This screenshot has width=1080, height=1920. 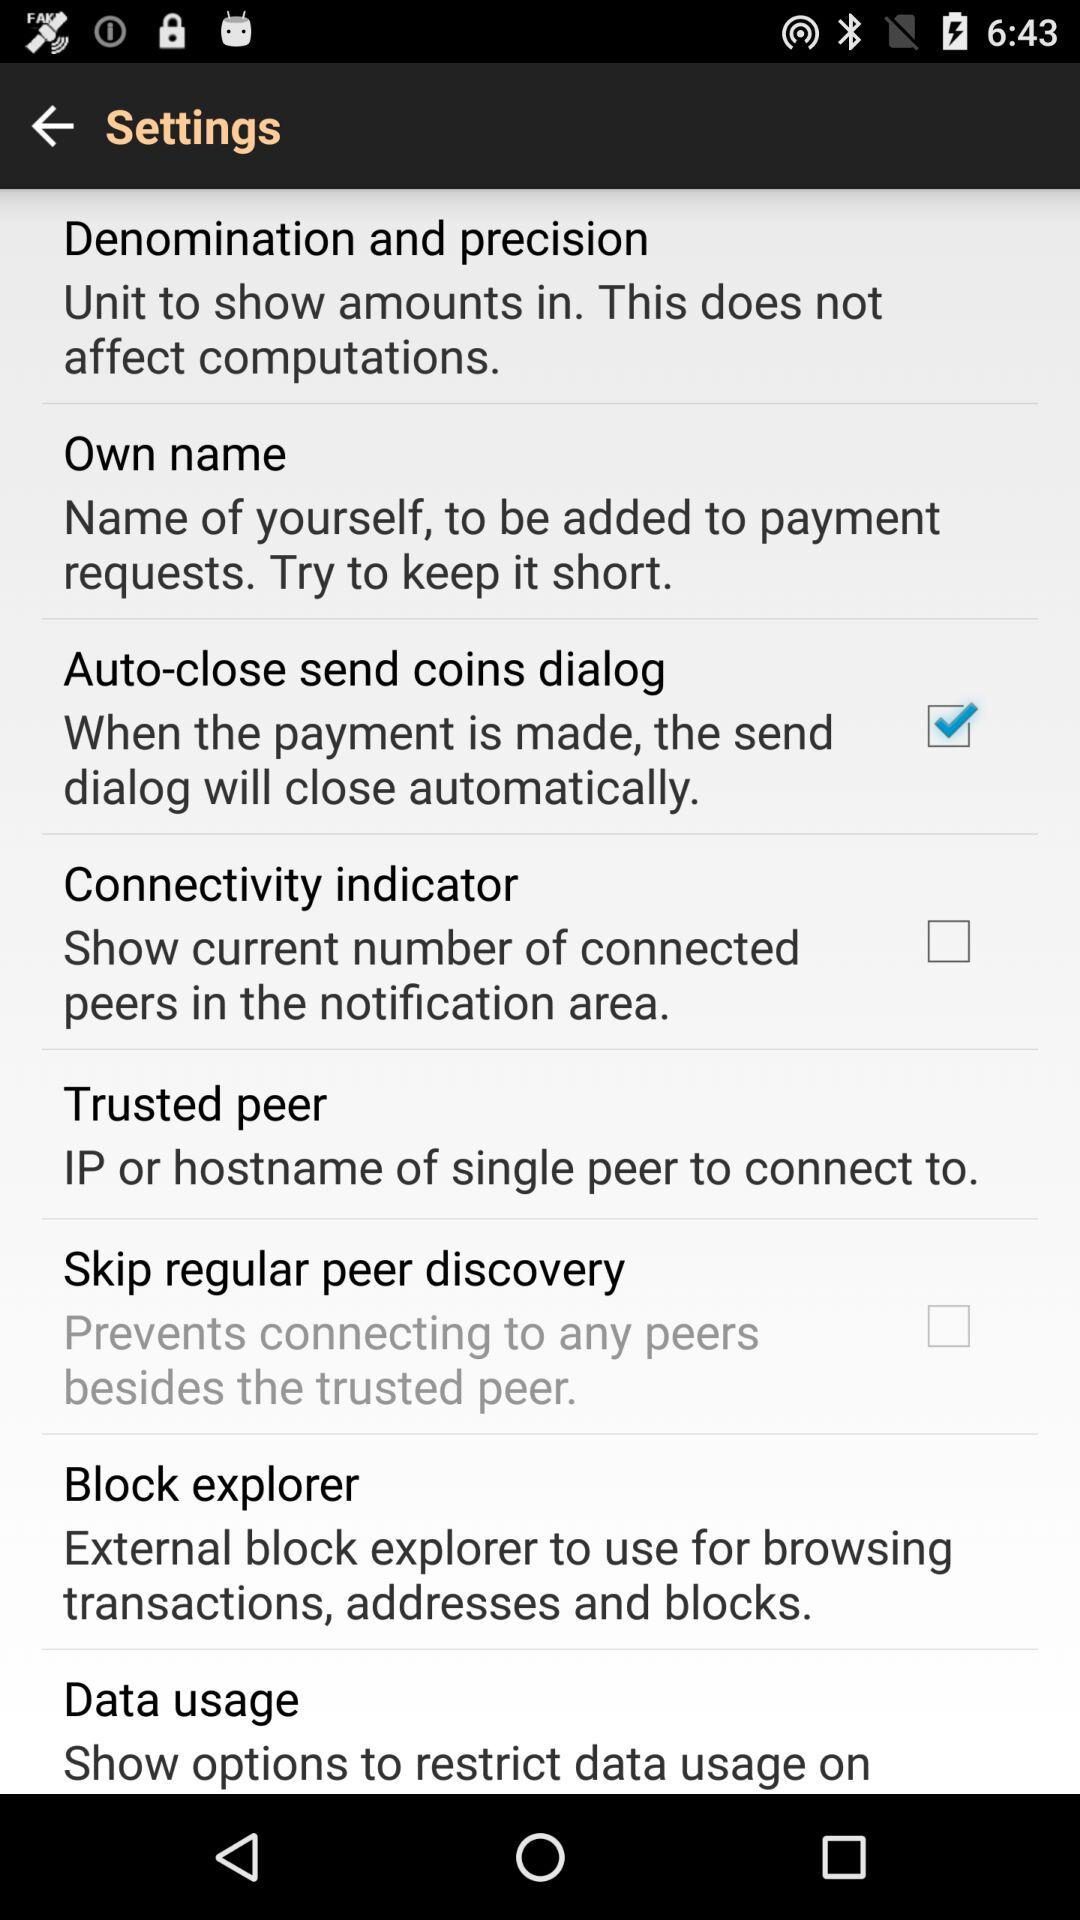 I want to click on prevents connecting to, so click(x=463, y=1358).